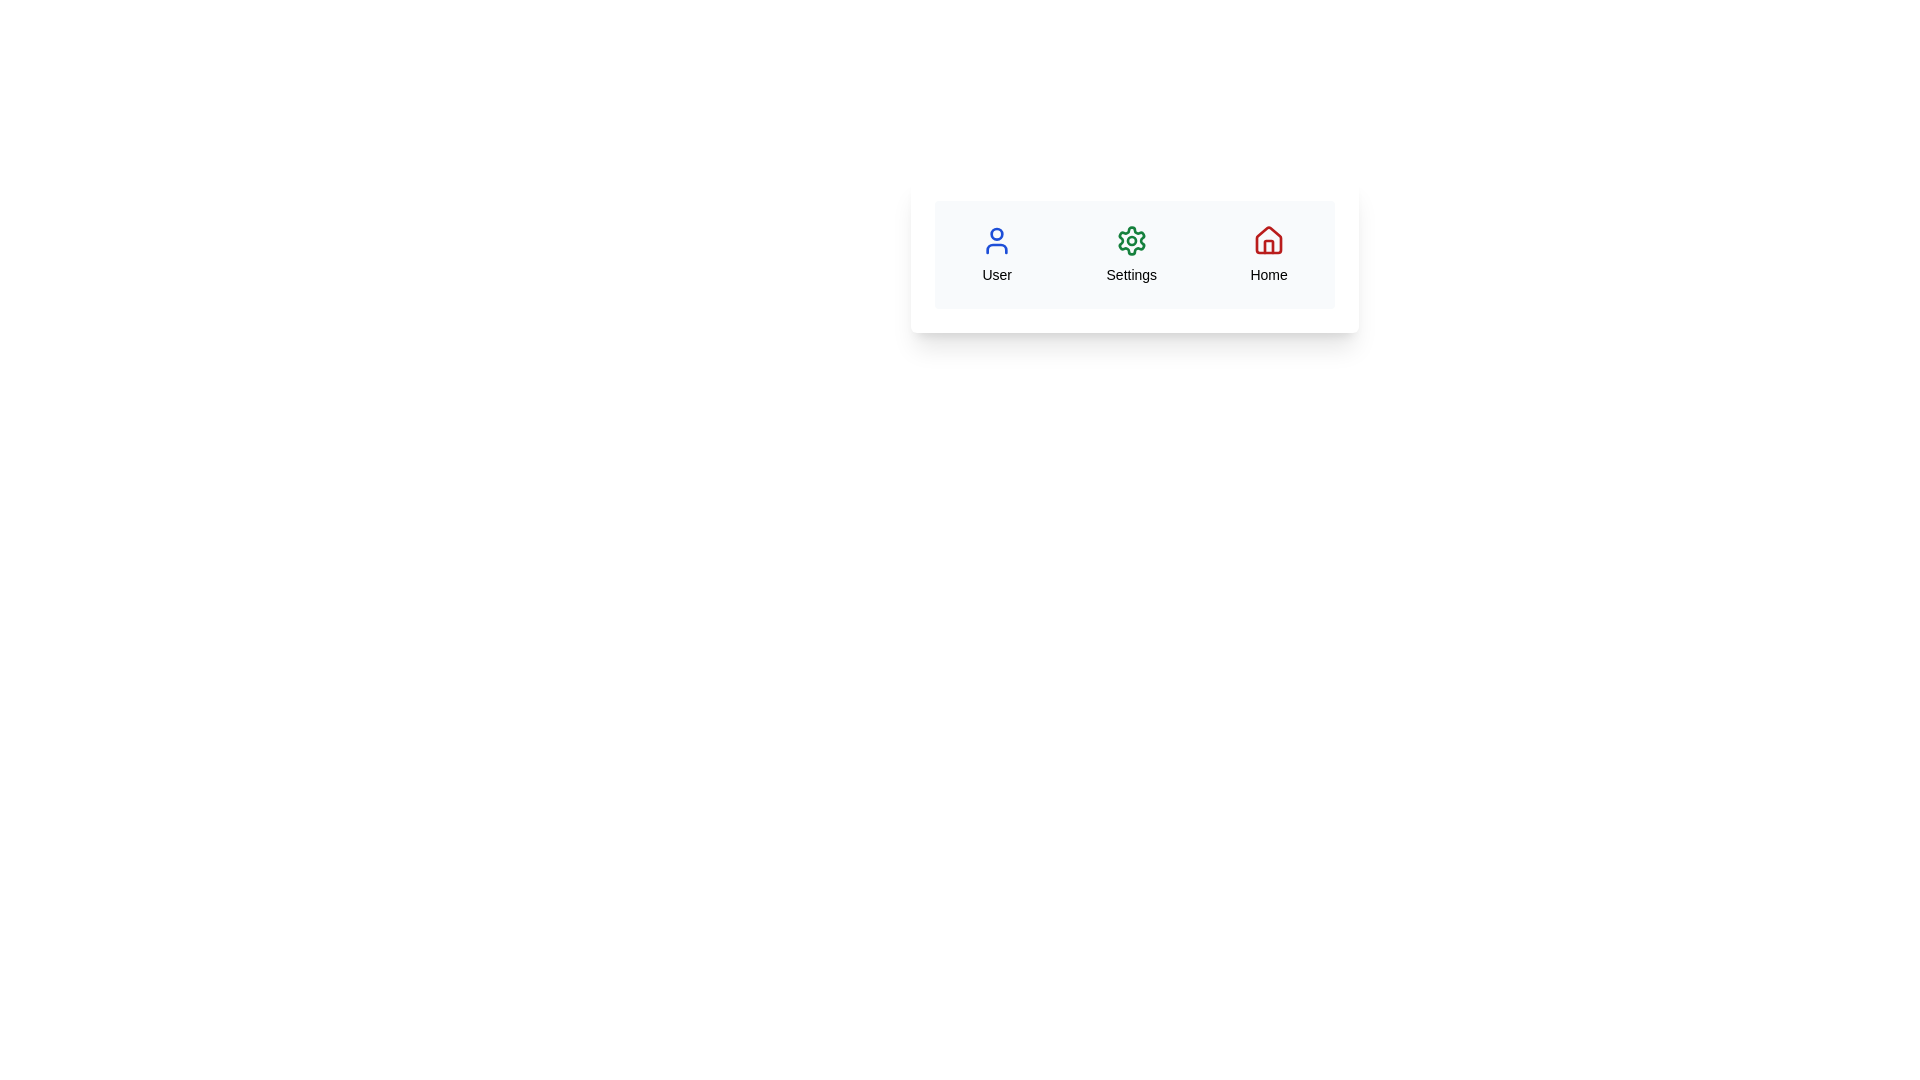  I want to click on the graphical circle element representing the user icon's head in the top-left quadrant of the navigation menu, so click(997, 233).